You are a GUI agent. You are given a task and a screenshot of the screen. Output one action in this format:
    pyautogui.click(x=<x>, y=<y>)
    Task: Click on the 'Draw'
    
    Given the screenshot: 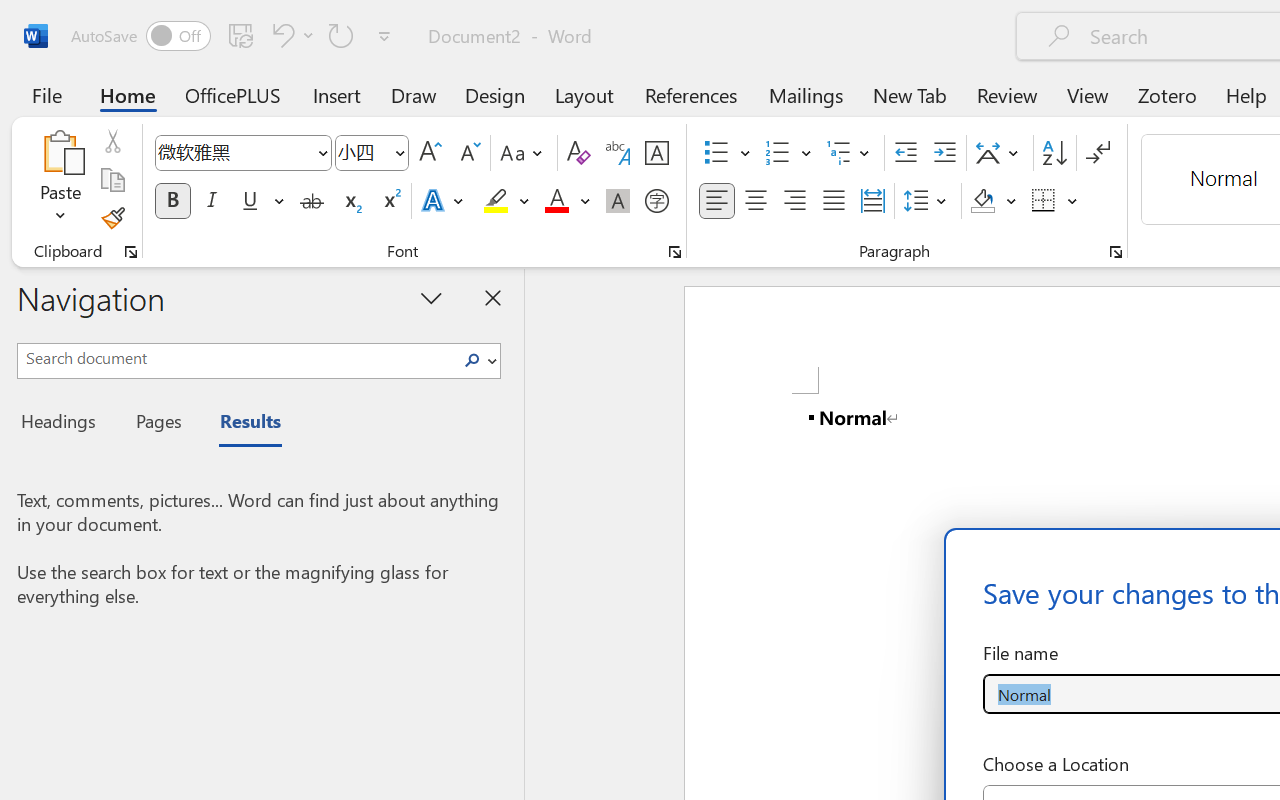 What is the action you would take?
    pyautogui.click(x=413, y=94)
    